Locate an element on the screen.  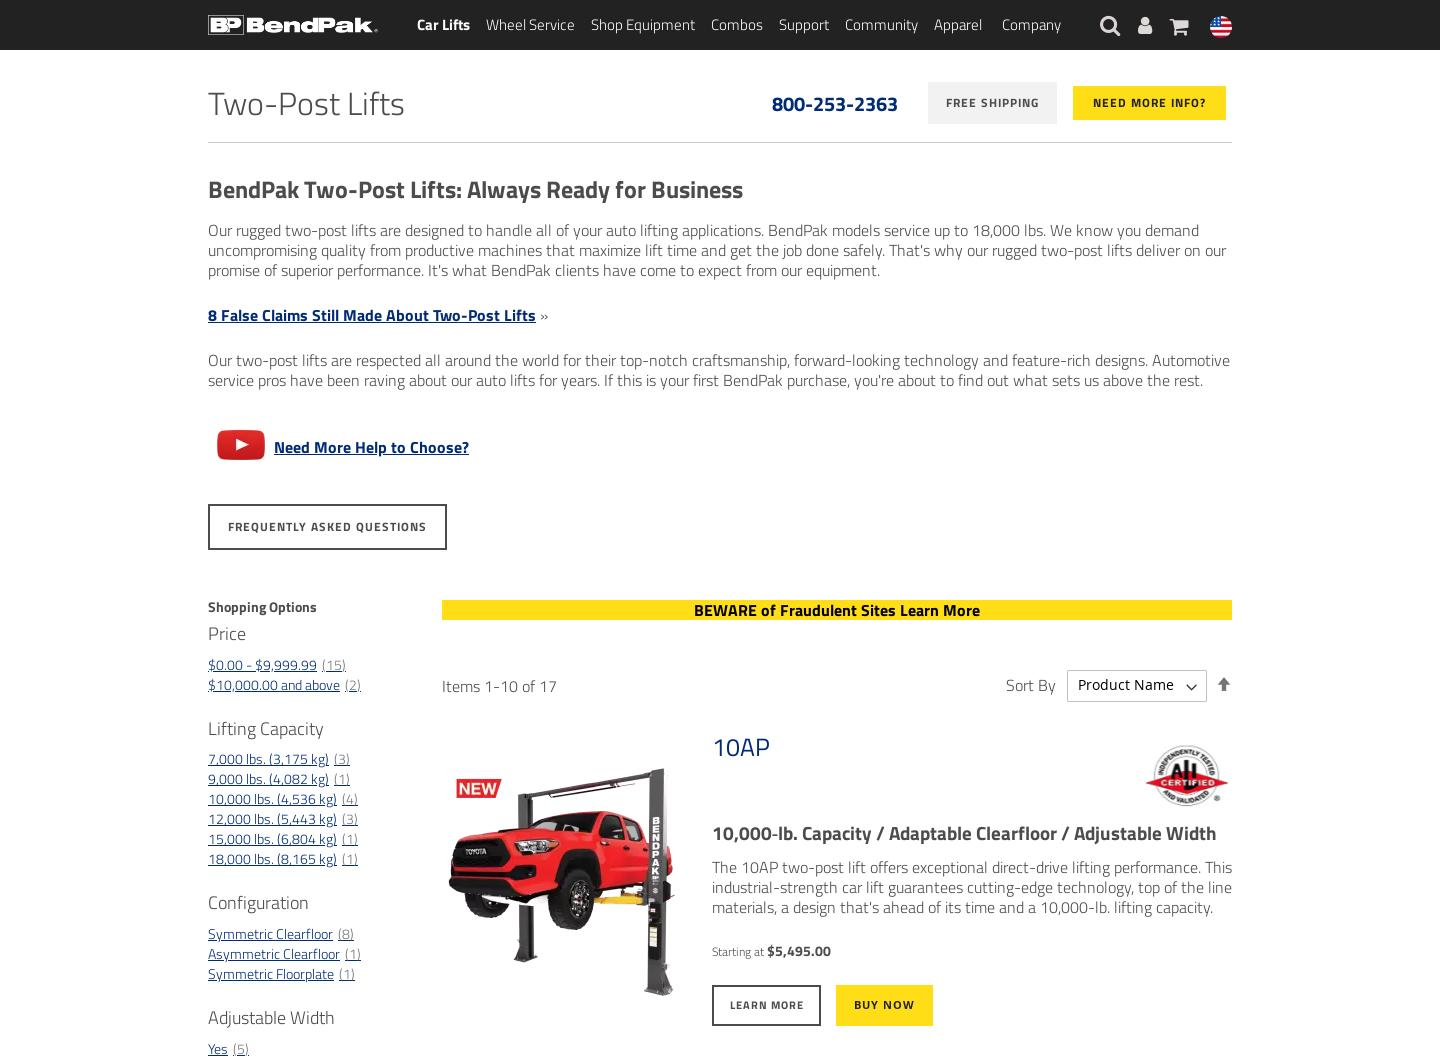
'of' is located at coordinates (526, 684).